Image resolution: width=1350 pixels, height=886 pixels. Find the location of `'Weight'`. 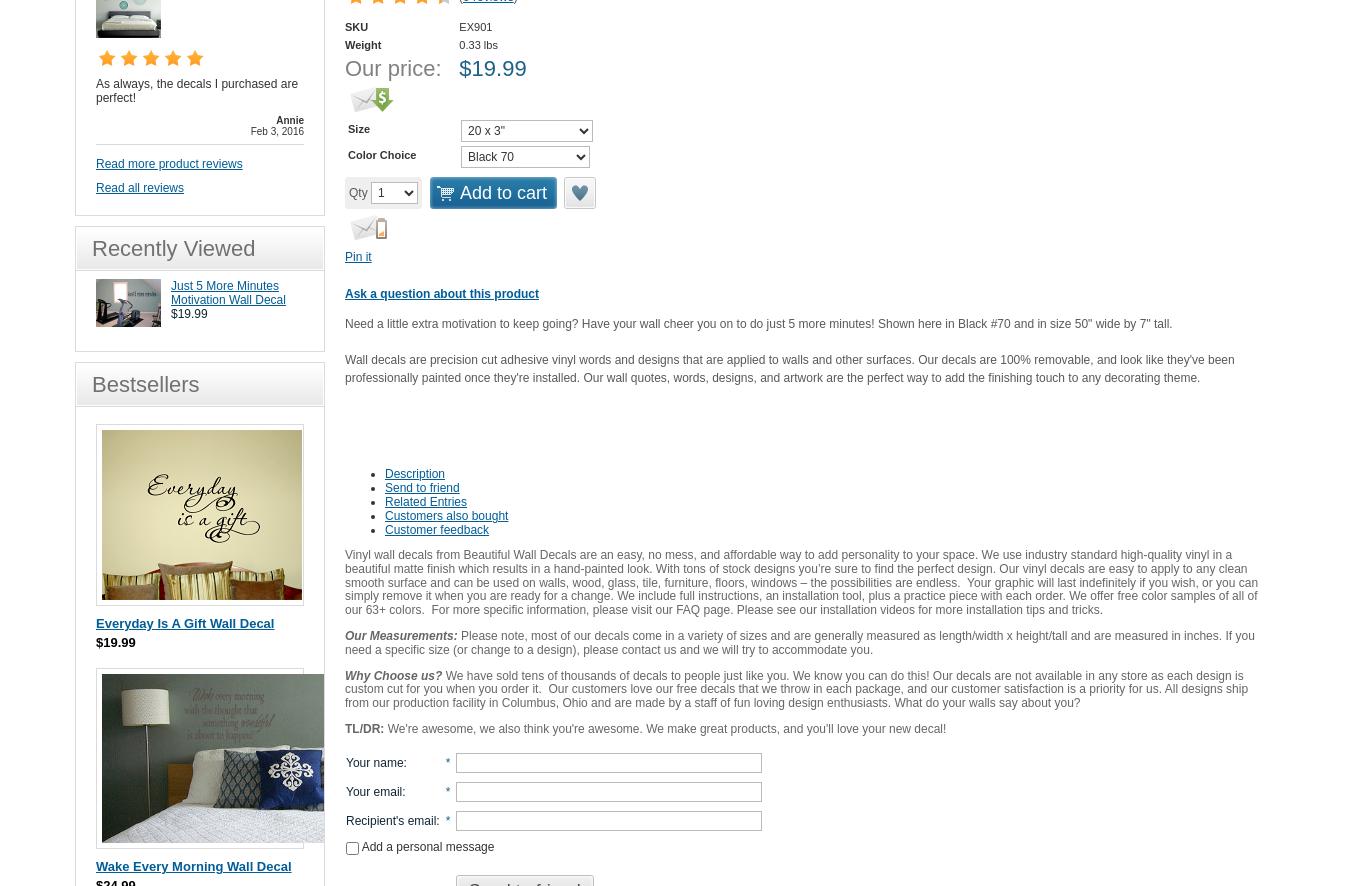

'Weight' is located at coordinates (345, 44).